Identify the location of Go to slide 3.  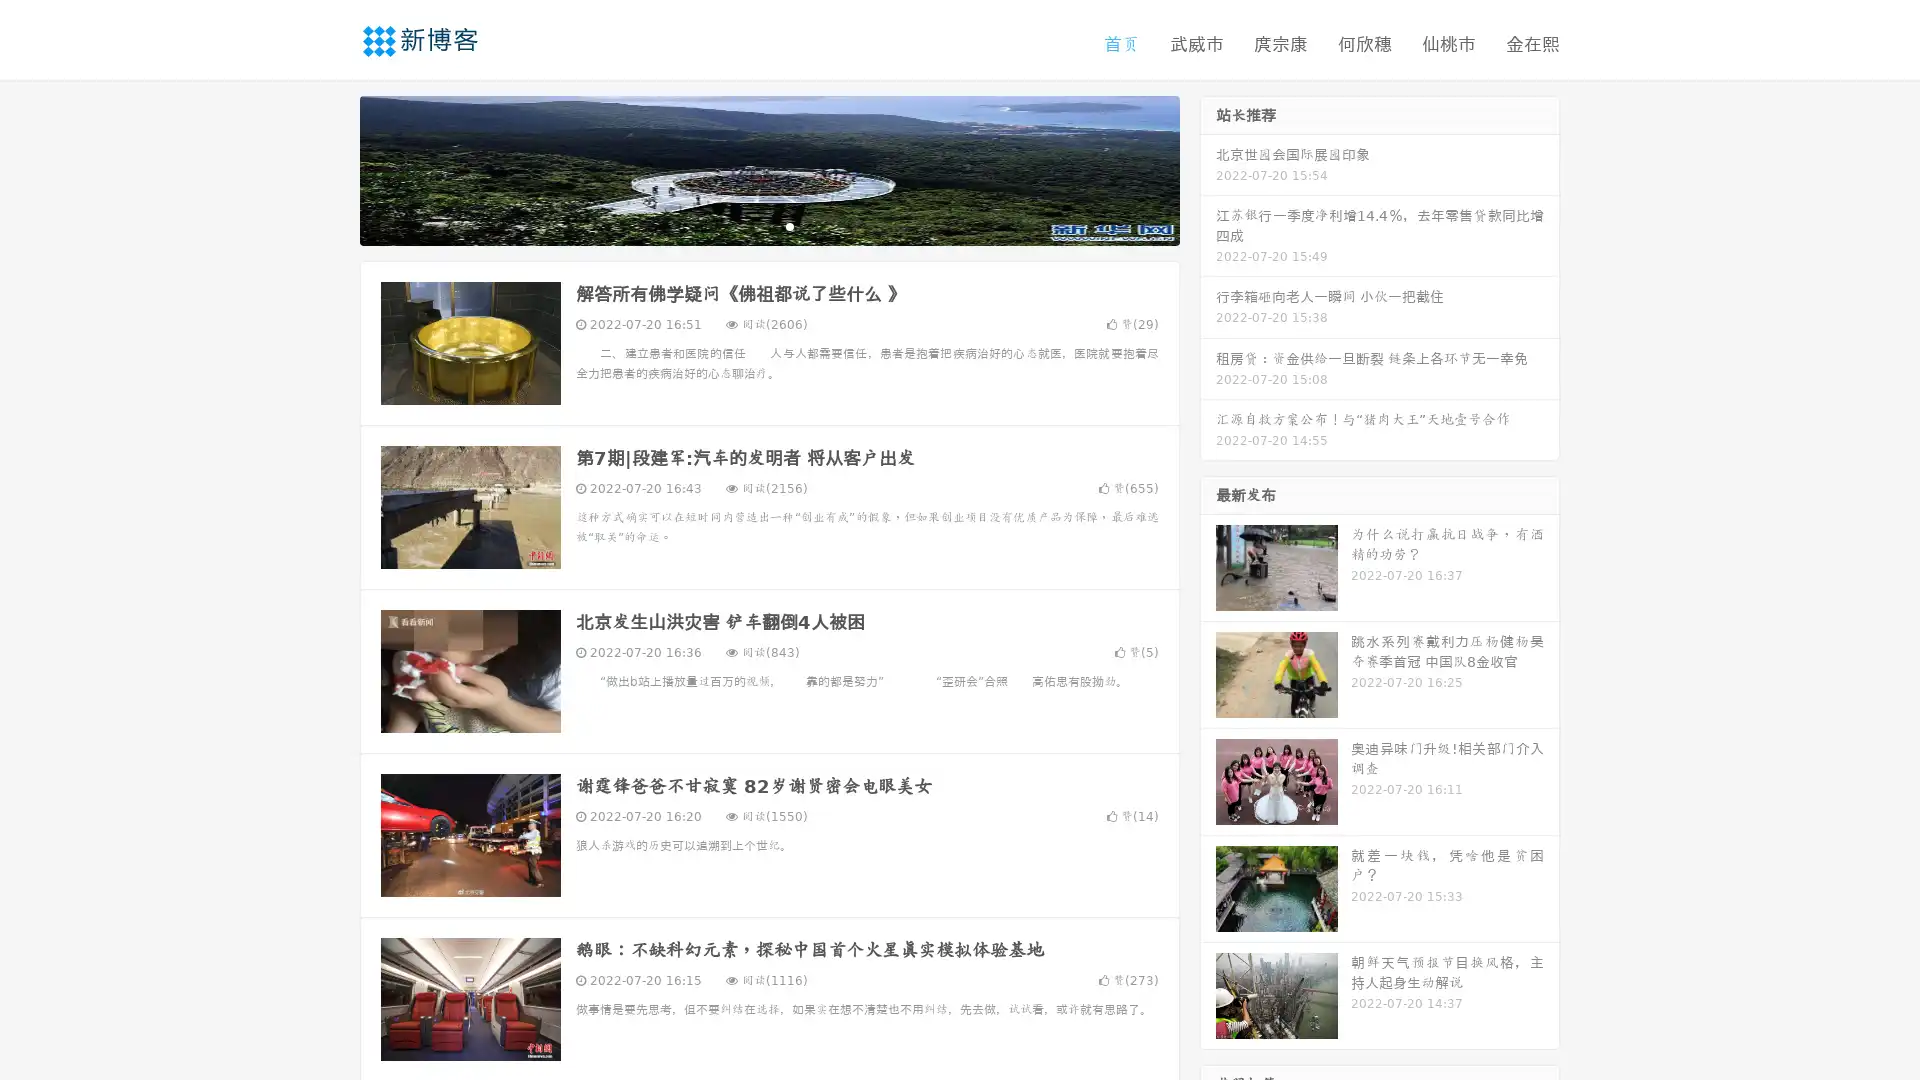
(789, 225).